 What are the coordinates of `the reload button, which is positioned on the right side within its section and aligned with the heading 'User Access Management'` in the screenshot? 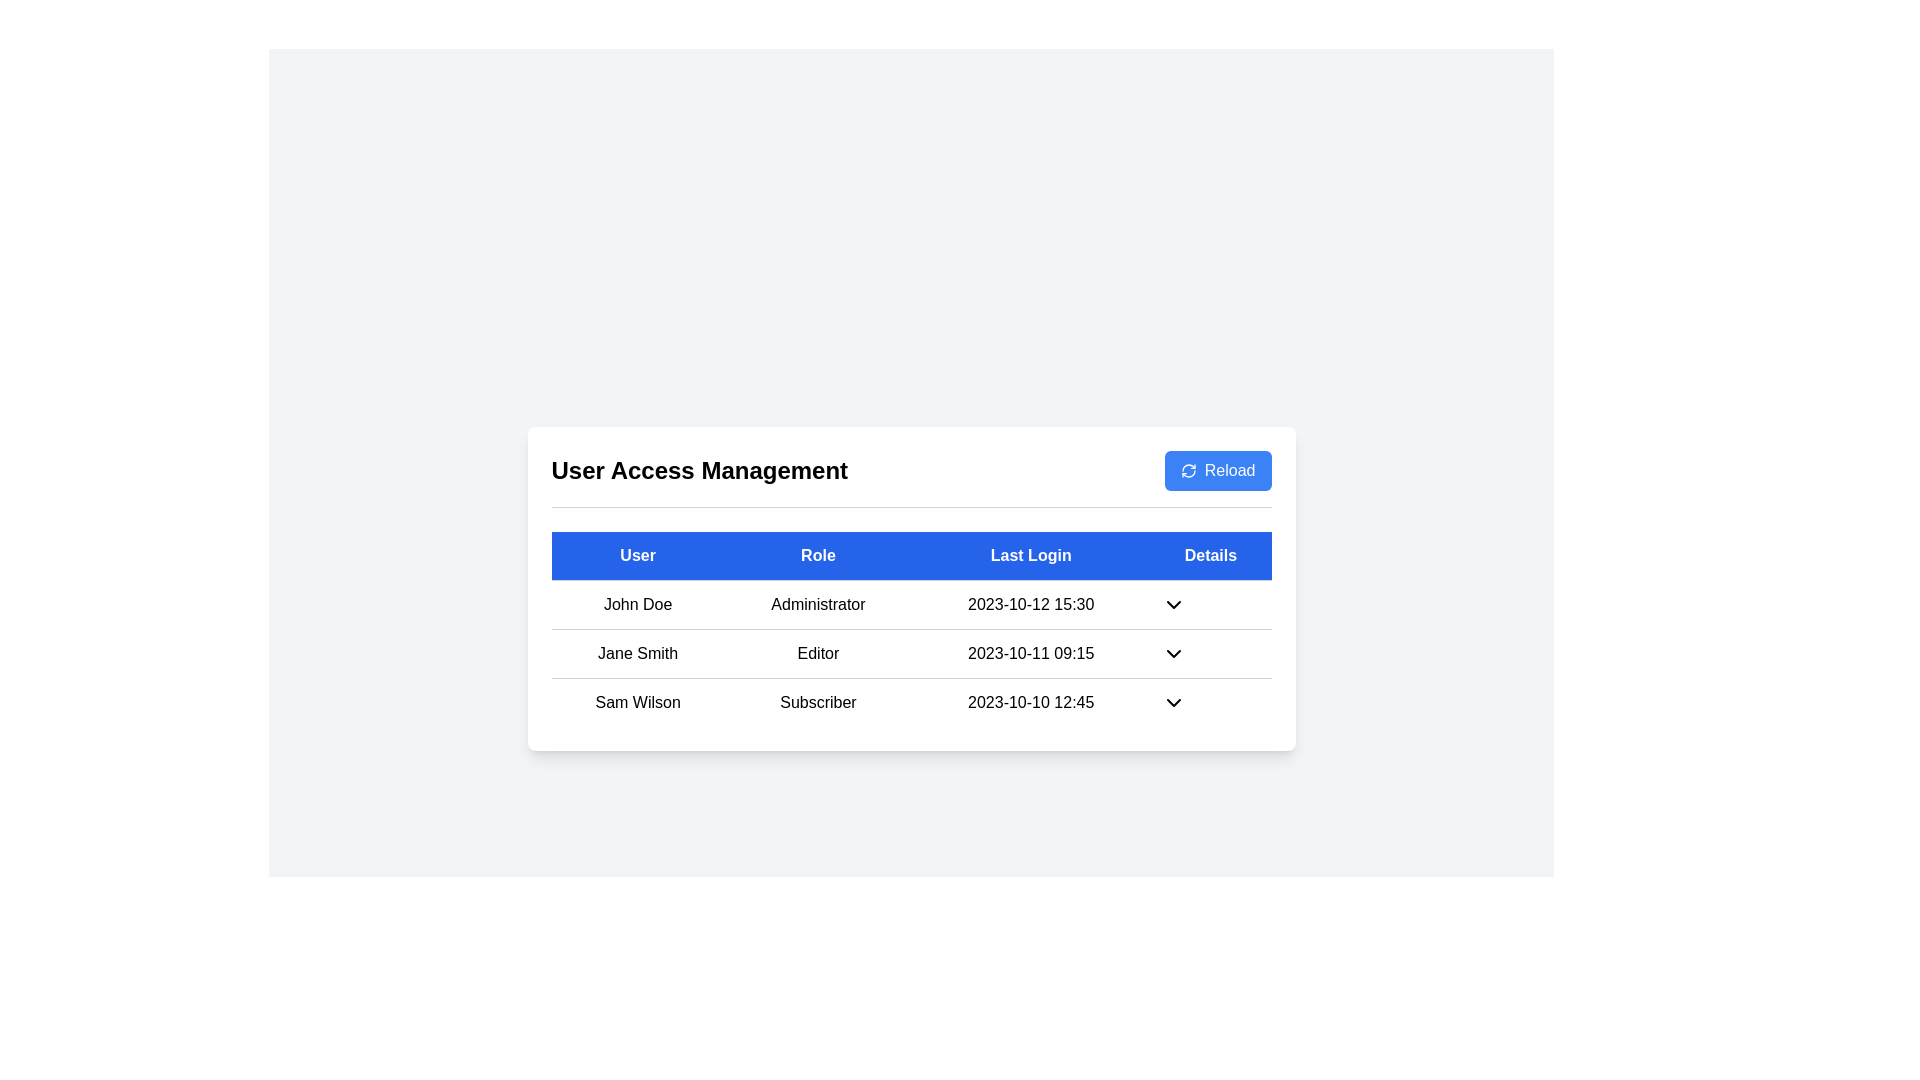 It's located at (1217, 470).